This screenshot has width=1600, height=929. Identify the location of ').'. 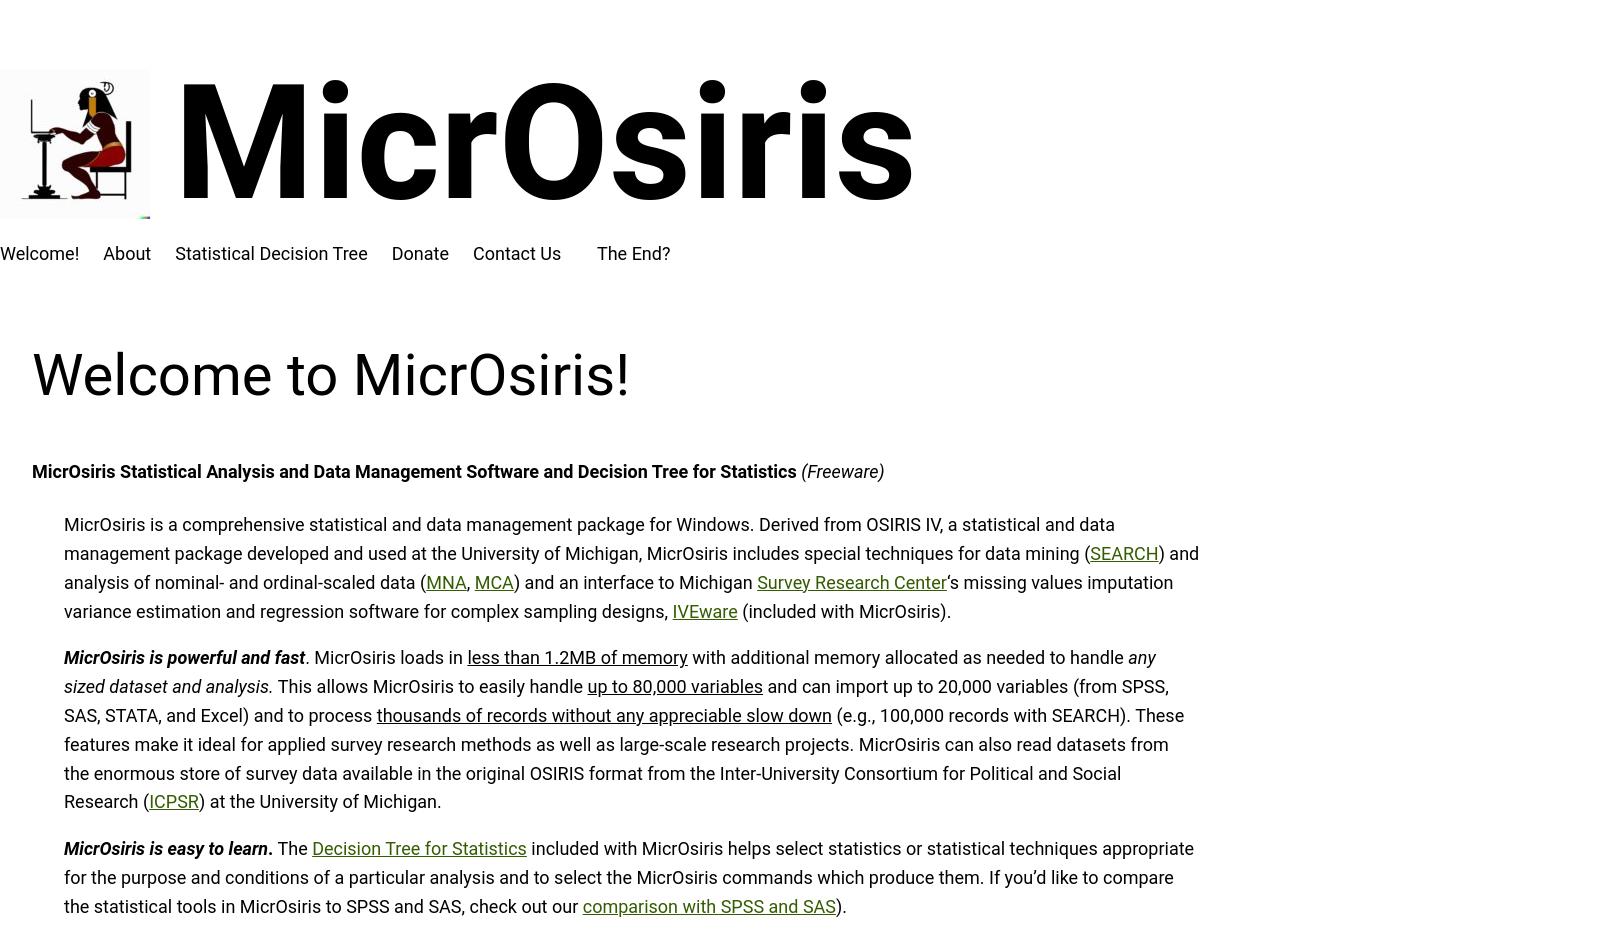
(840, 905).